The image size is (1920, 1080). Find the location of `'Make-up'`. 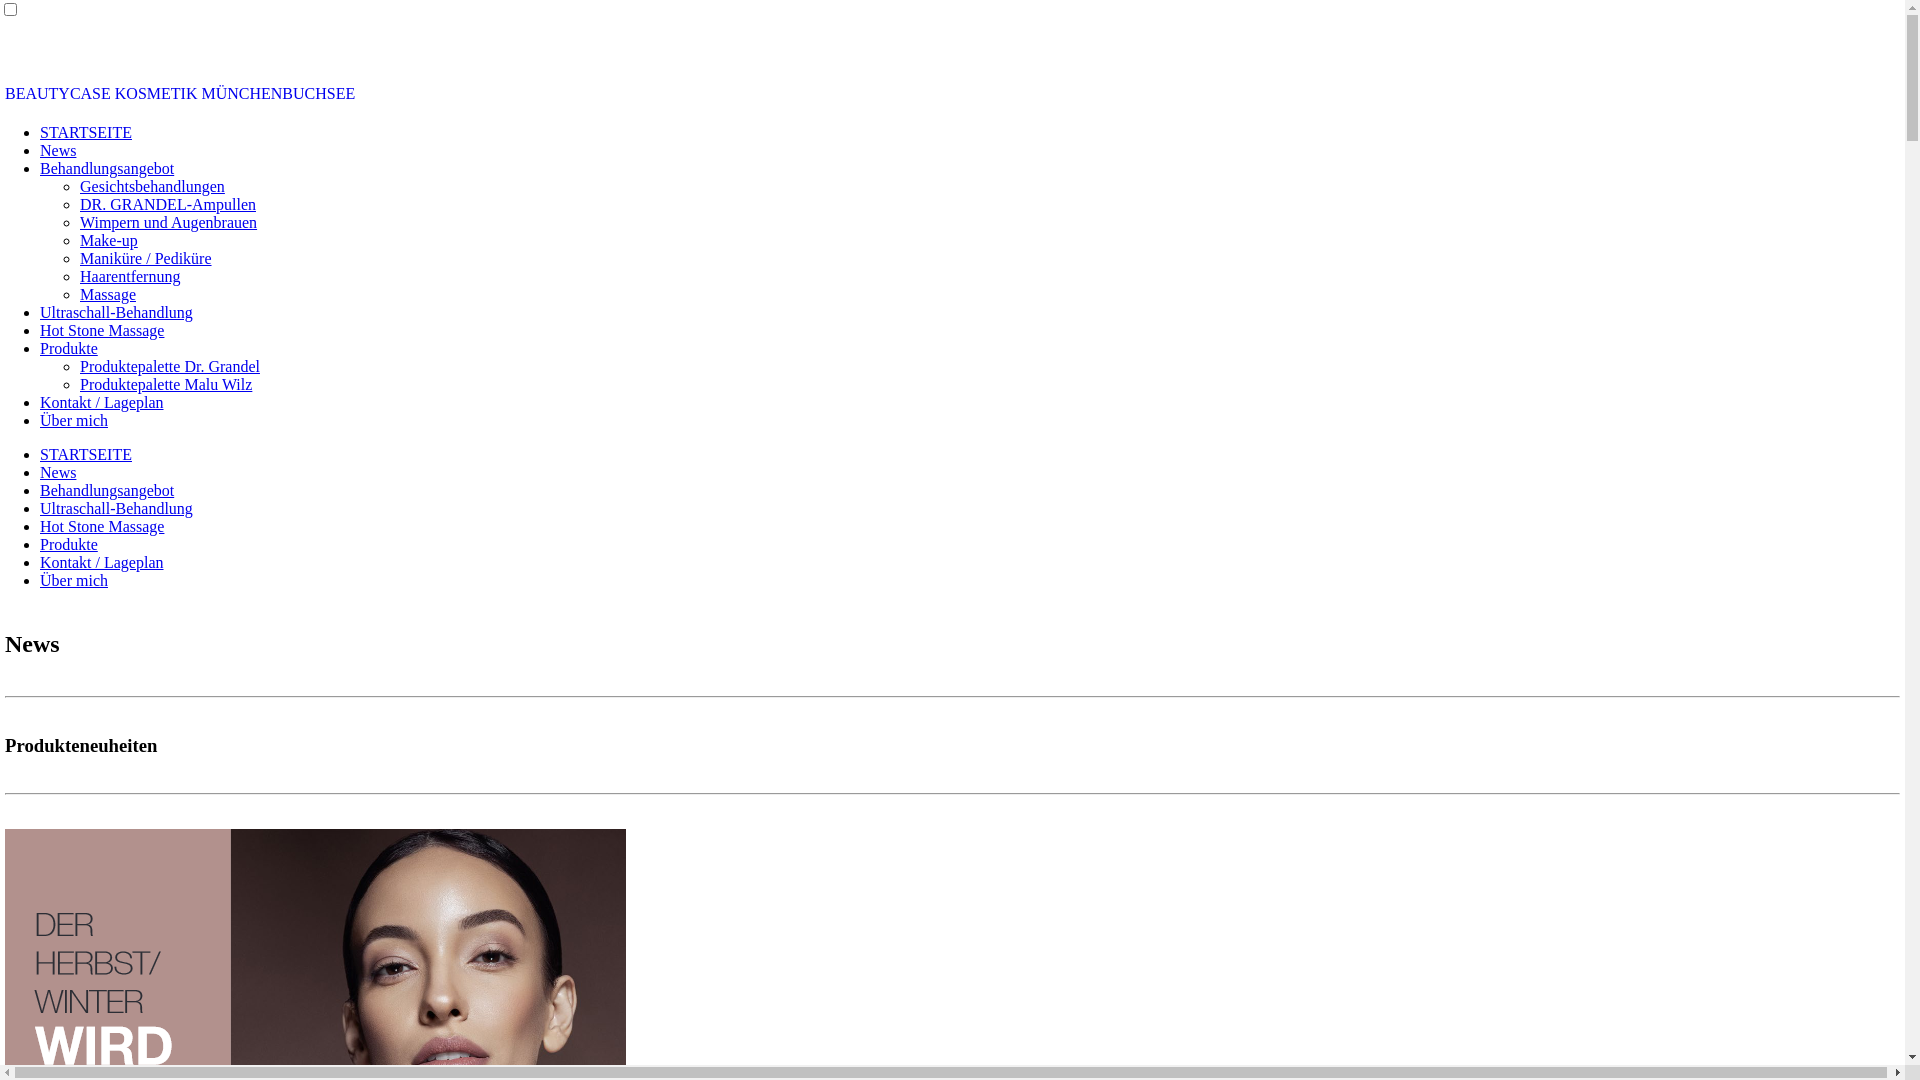

'Make-up' is located at coordinates (108, 239).